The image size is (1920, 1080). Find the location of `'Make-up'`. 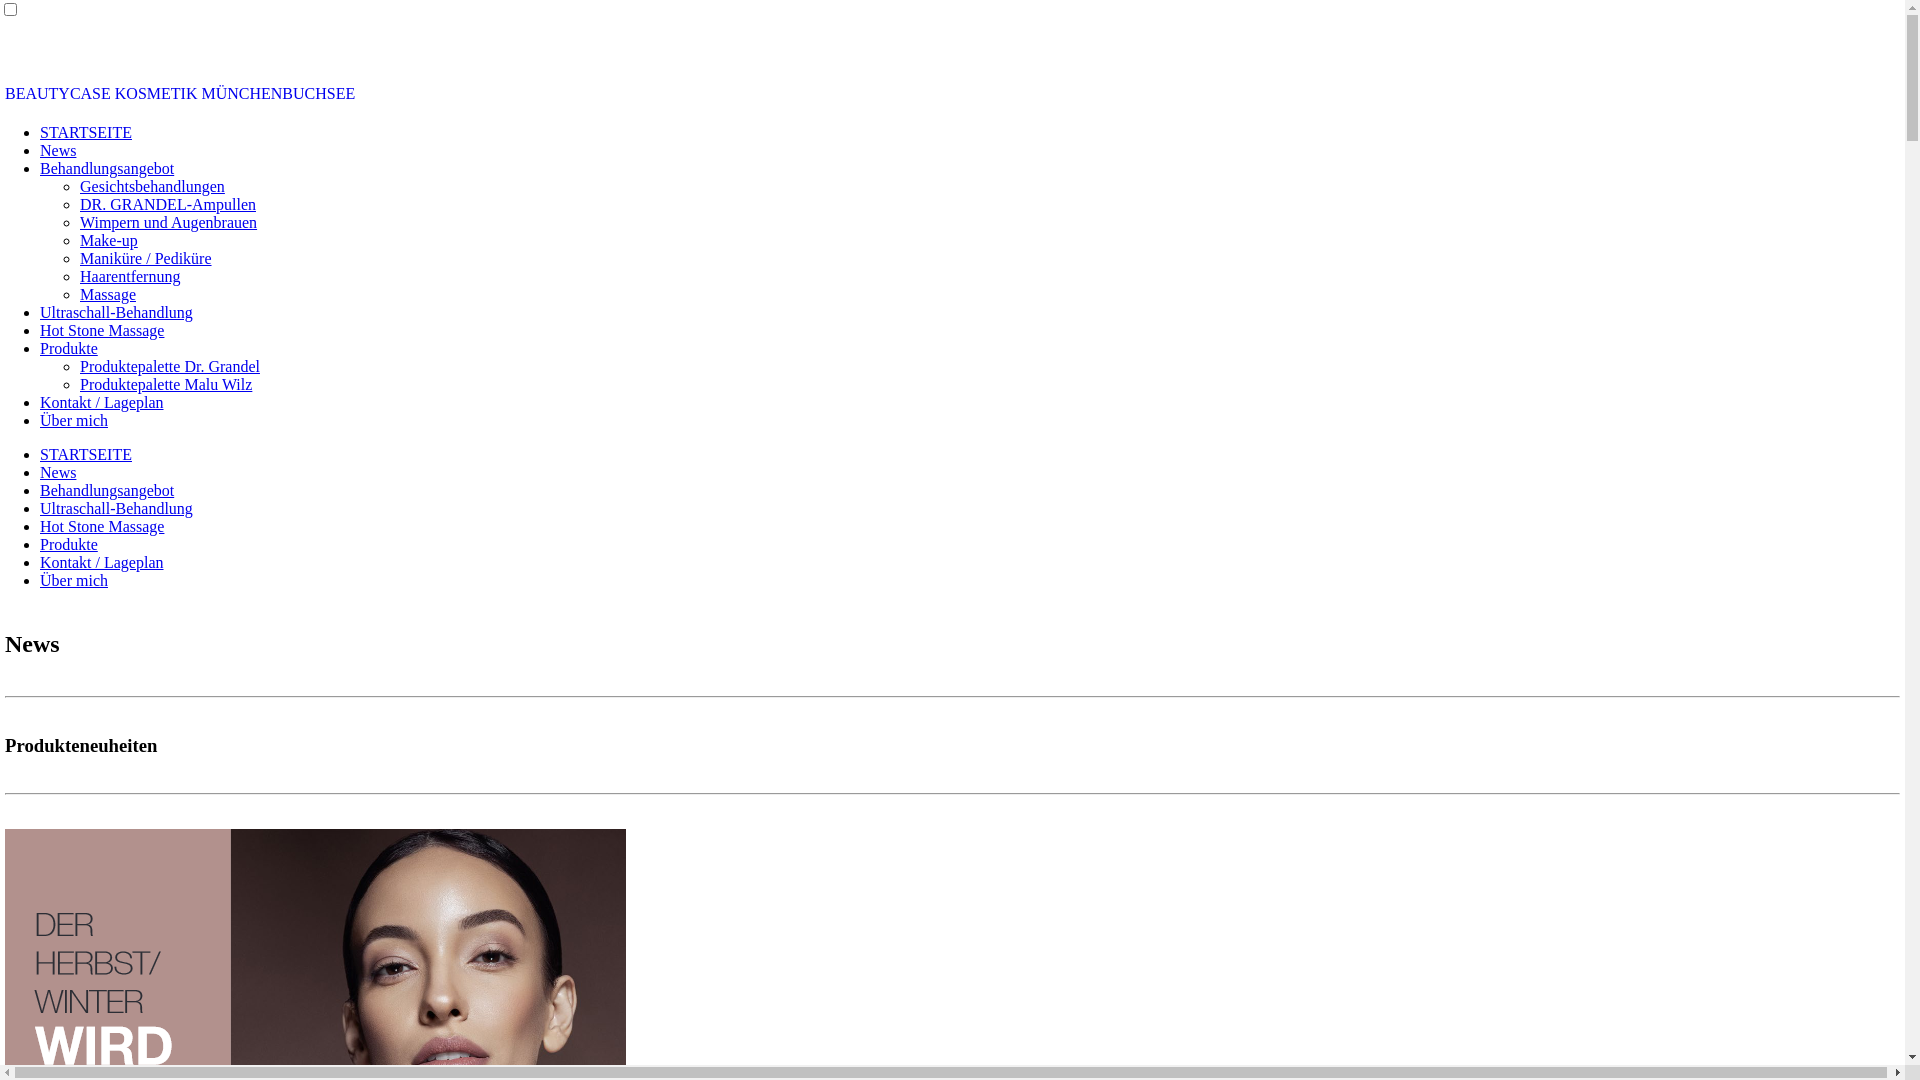

'Make-up' is located at coordinates (108, 239).